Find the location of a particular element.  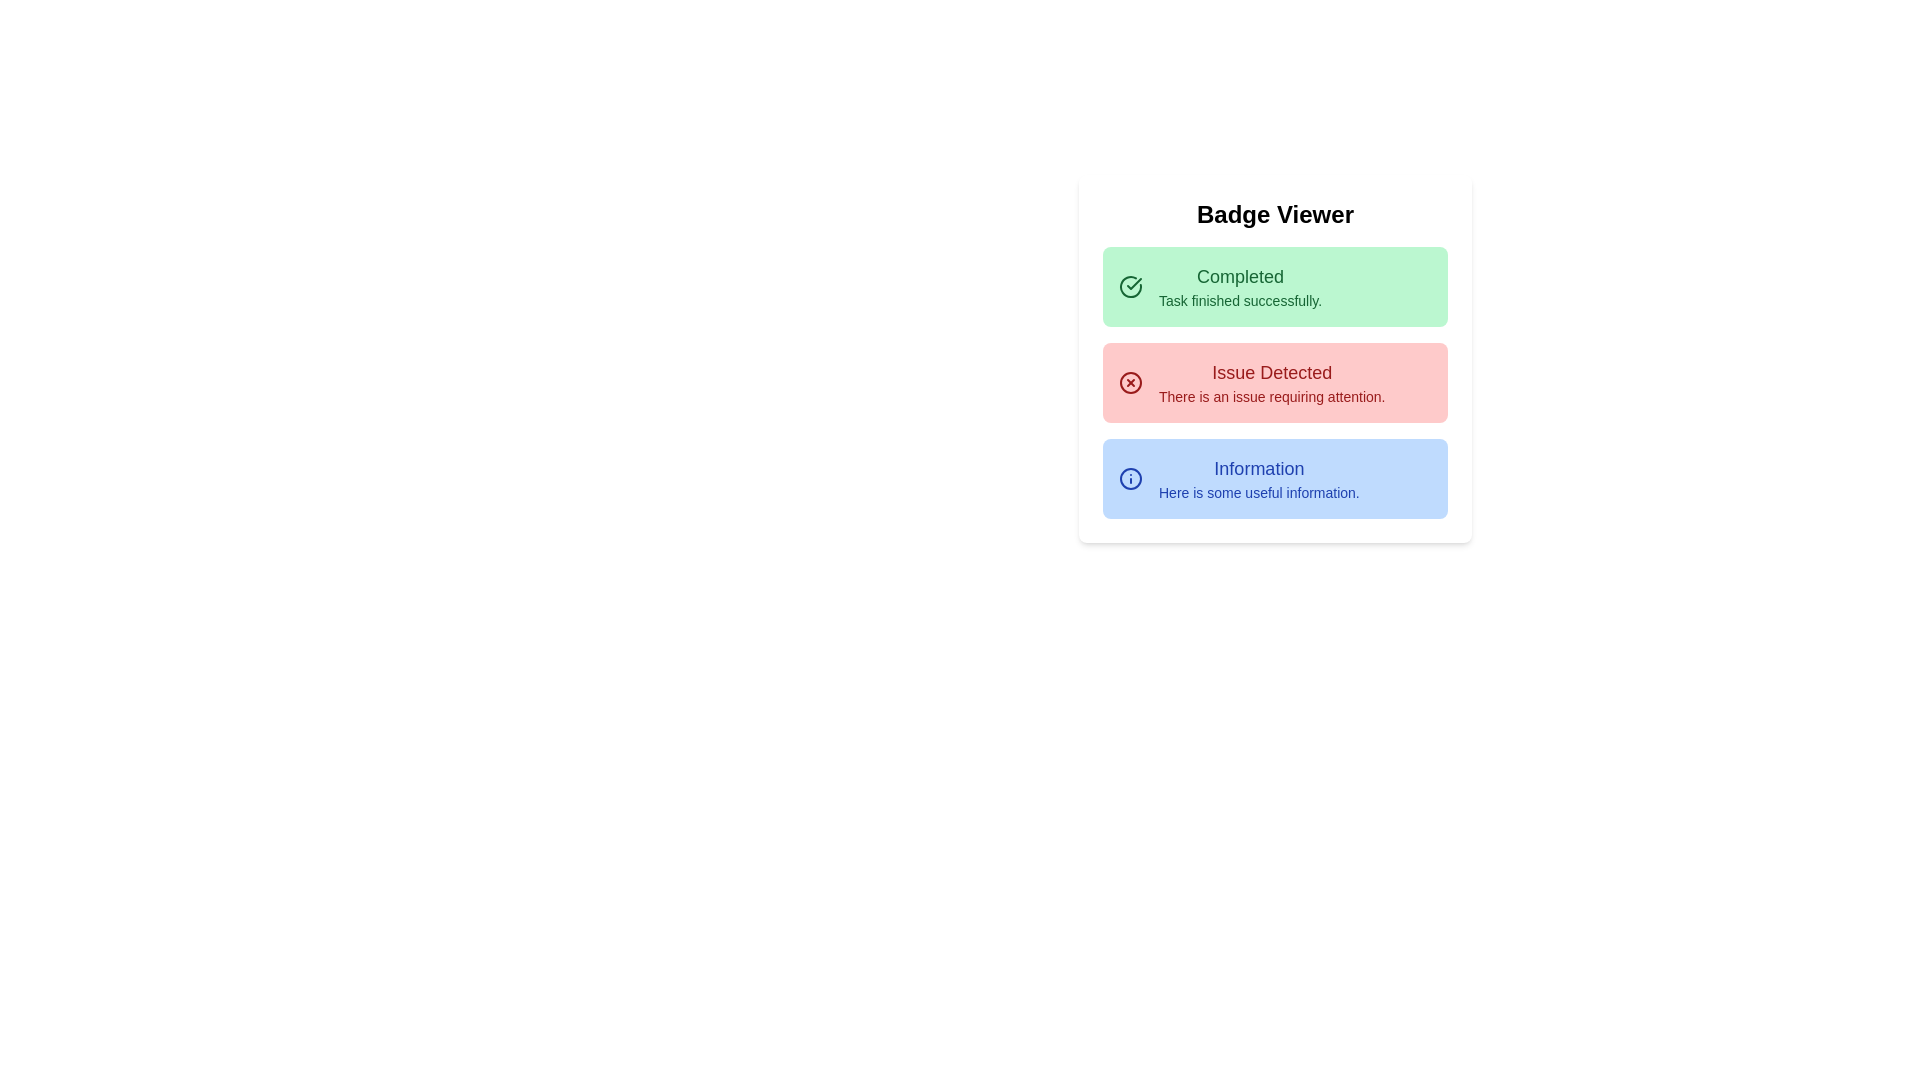

the 'Issue Detected' informational alert box text is located at coordinates (1271, 382).